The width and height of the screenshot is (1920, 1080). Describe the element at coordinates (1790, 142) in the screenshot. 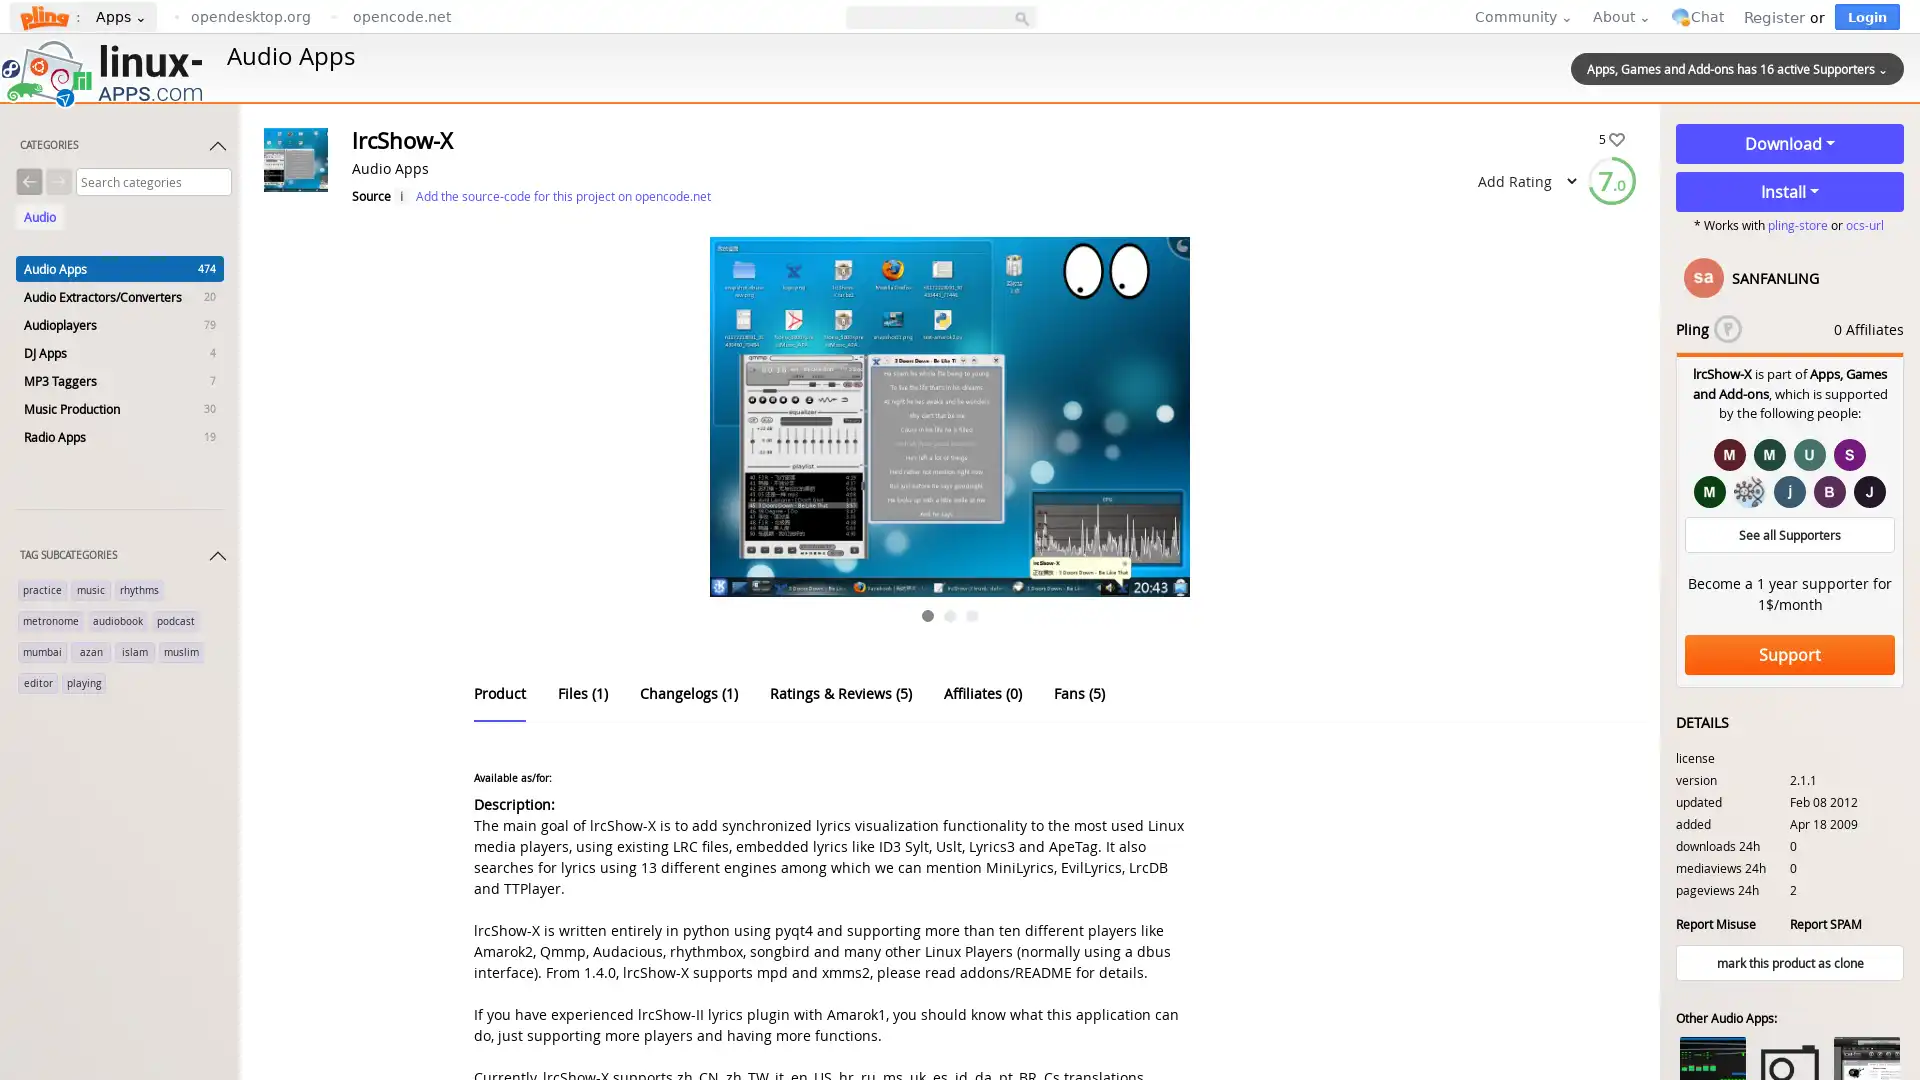

I see `Download` at that location.